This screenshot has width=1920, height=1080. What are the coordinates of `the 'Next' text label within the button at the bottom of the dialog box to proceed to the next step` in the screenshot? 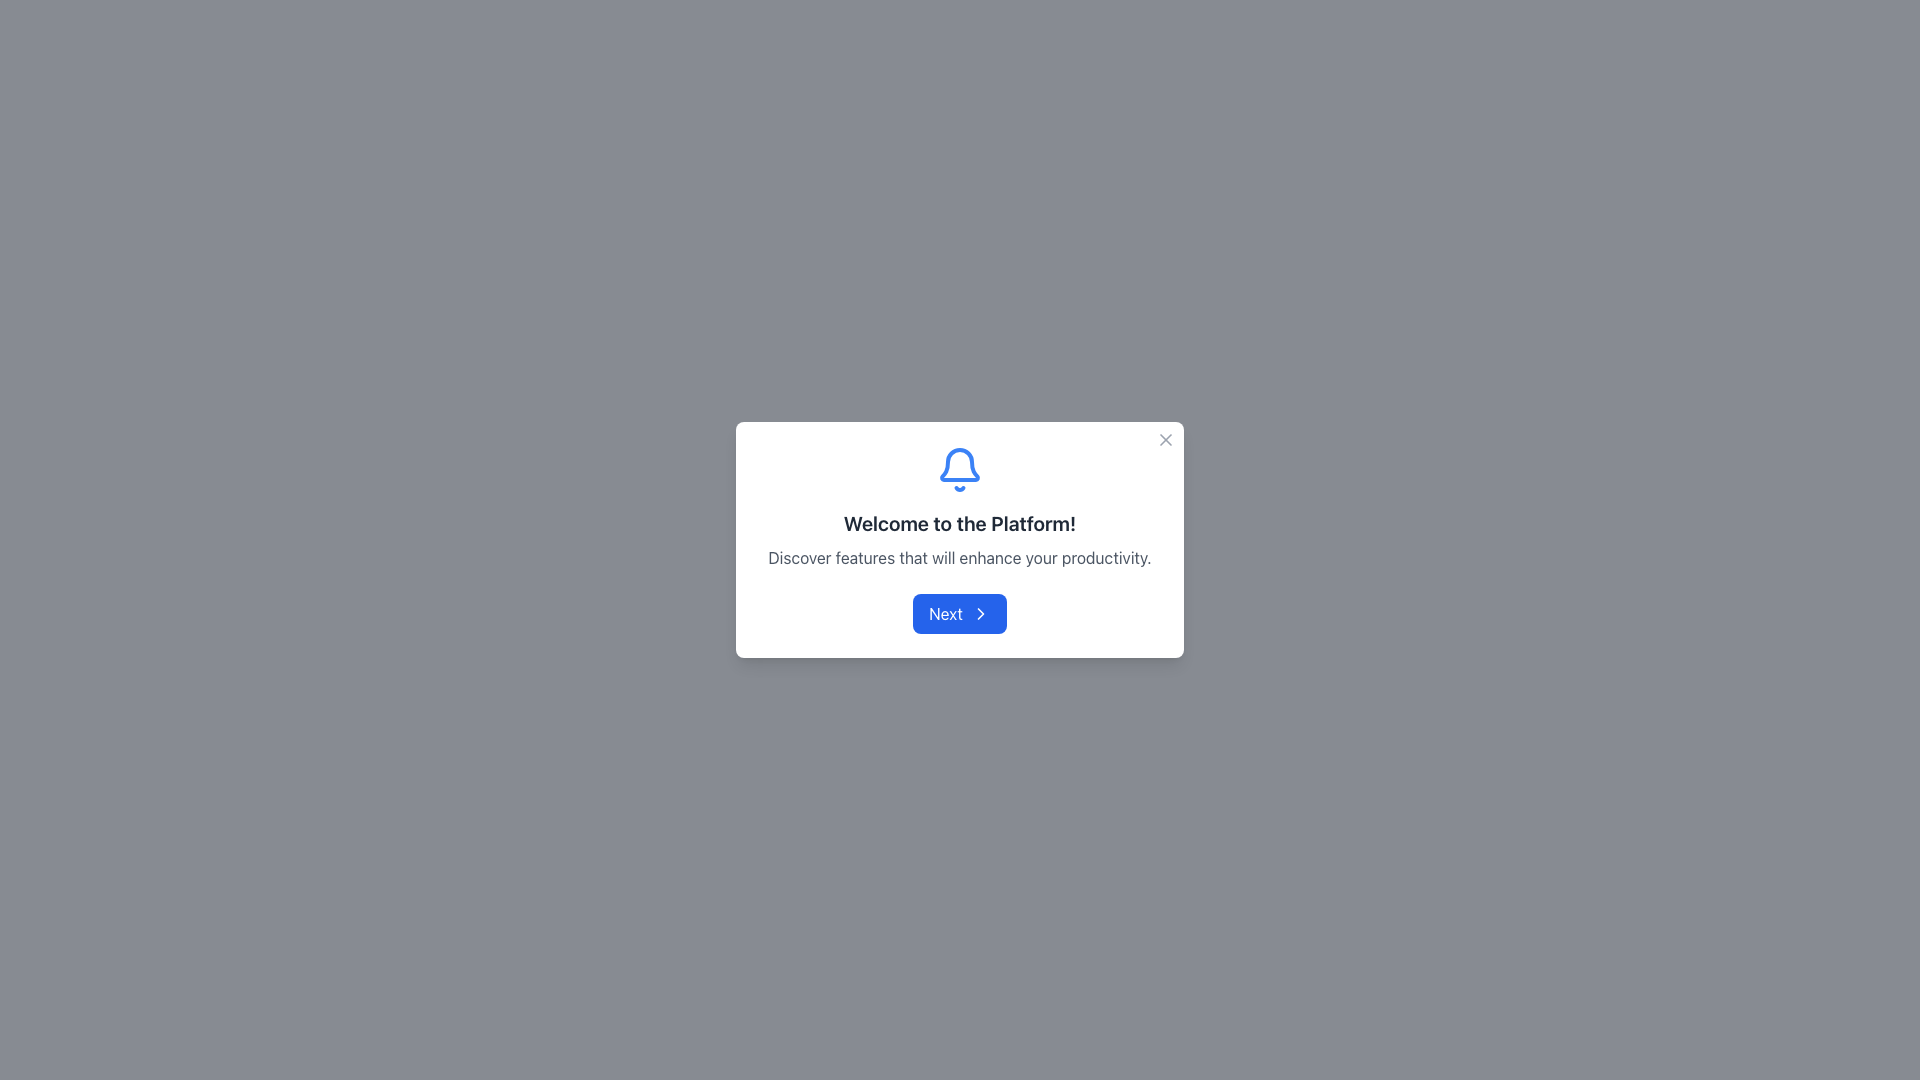 It's located at (944, 612).